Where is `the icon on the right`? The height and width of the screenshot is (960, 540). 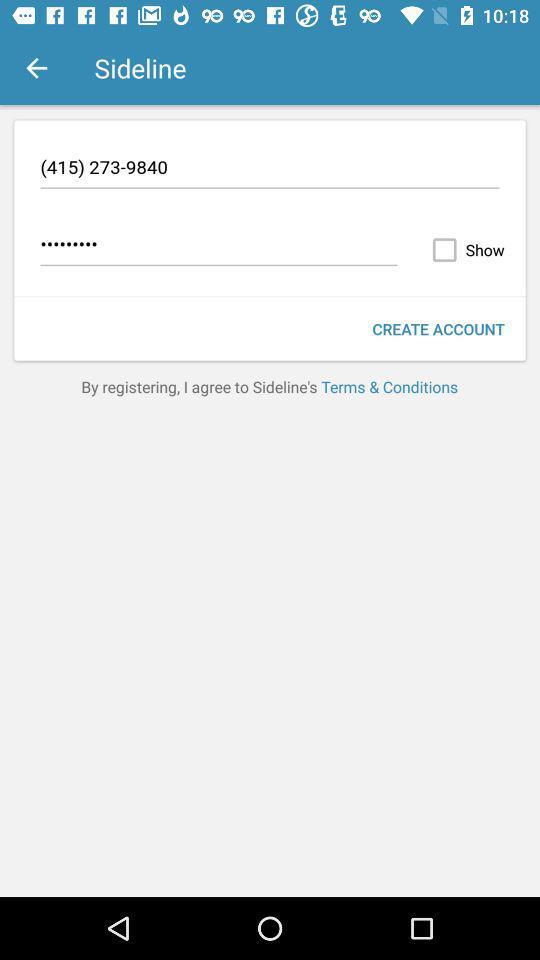
the icon on the right is located at coordinates (437, 329).